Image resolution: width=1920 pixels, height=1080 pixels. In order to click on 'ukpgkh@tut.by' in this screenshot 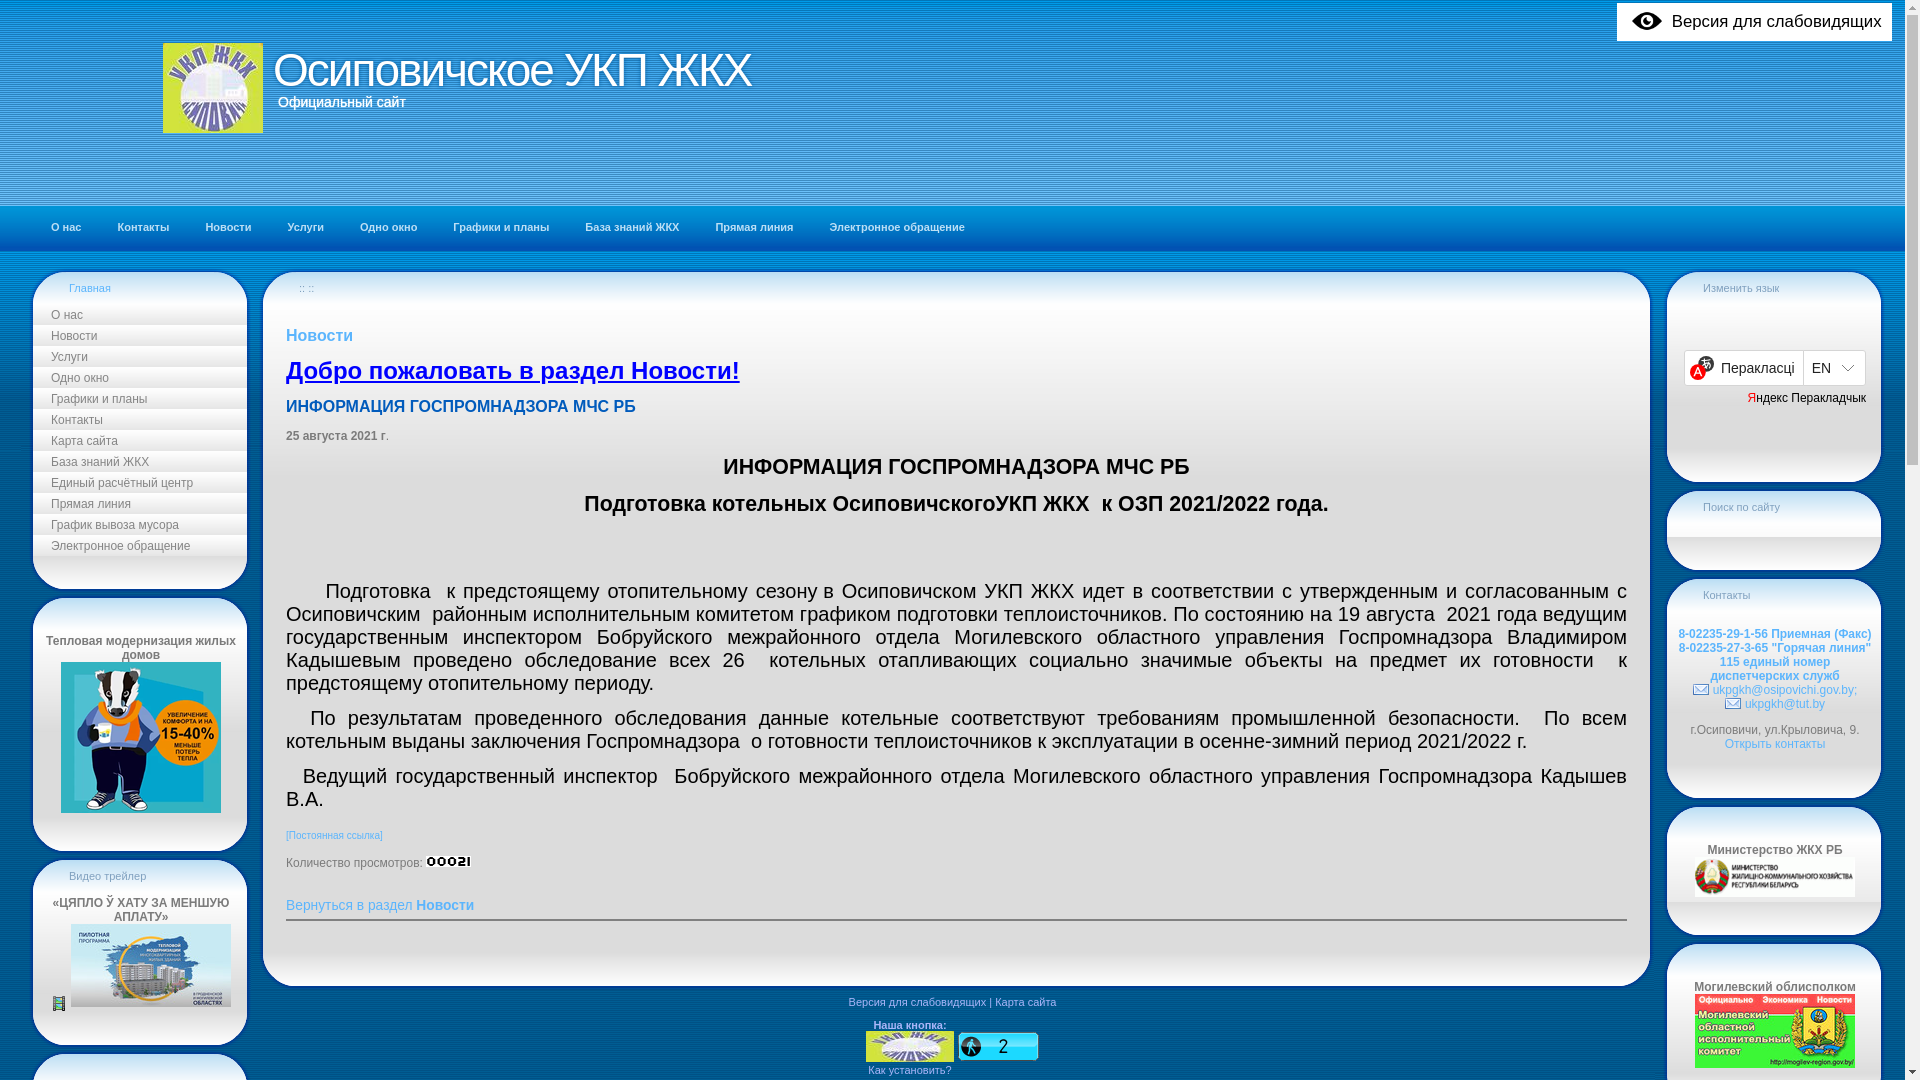, I will do `click(1723, 703)`.